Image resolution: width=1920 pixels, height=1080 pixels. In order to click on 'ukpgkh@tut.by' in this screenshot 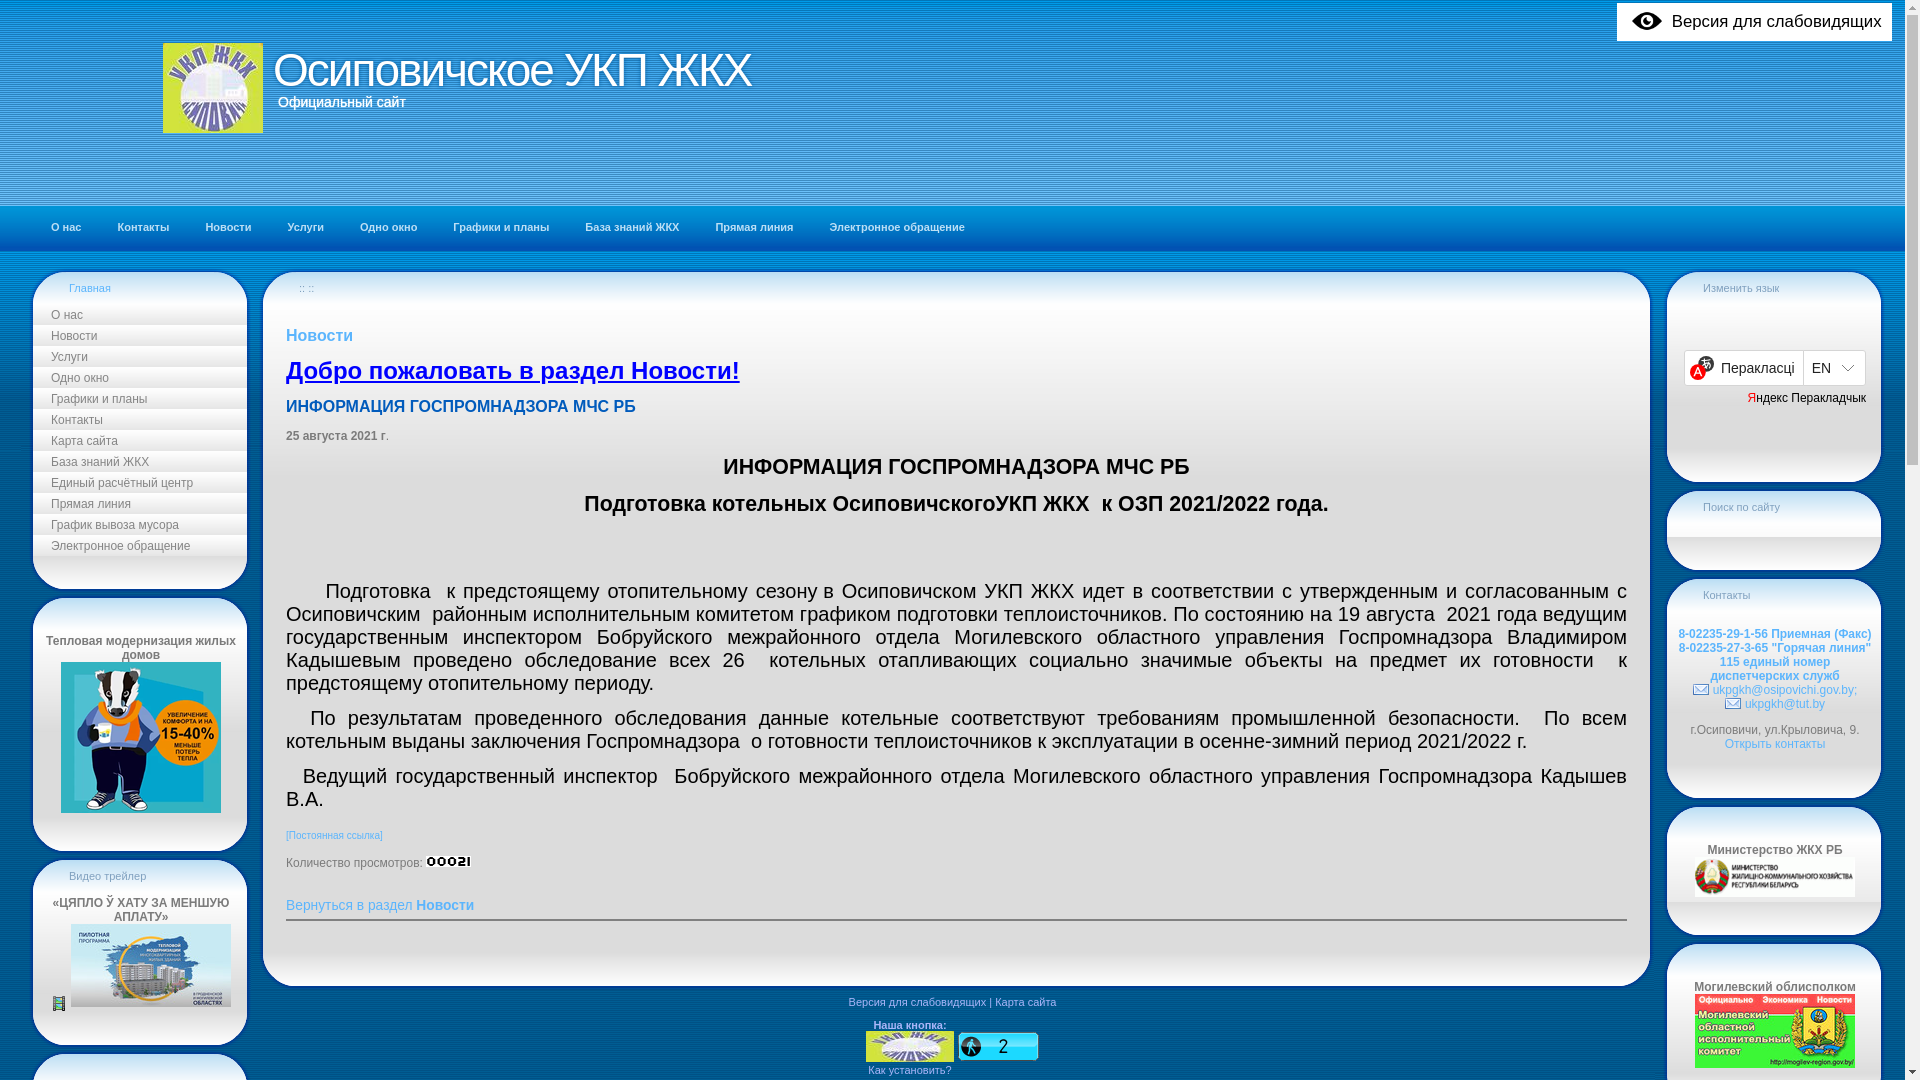, I will do `click(1723, 703)`.